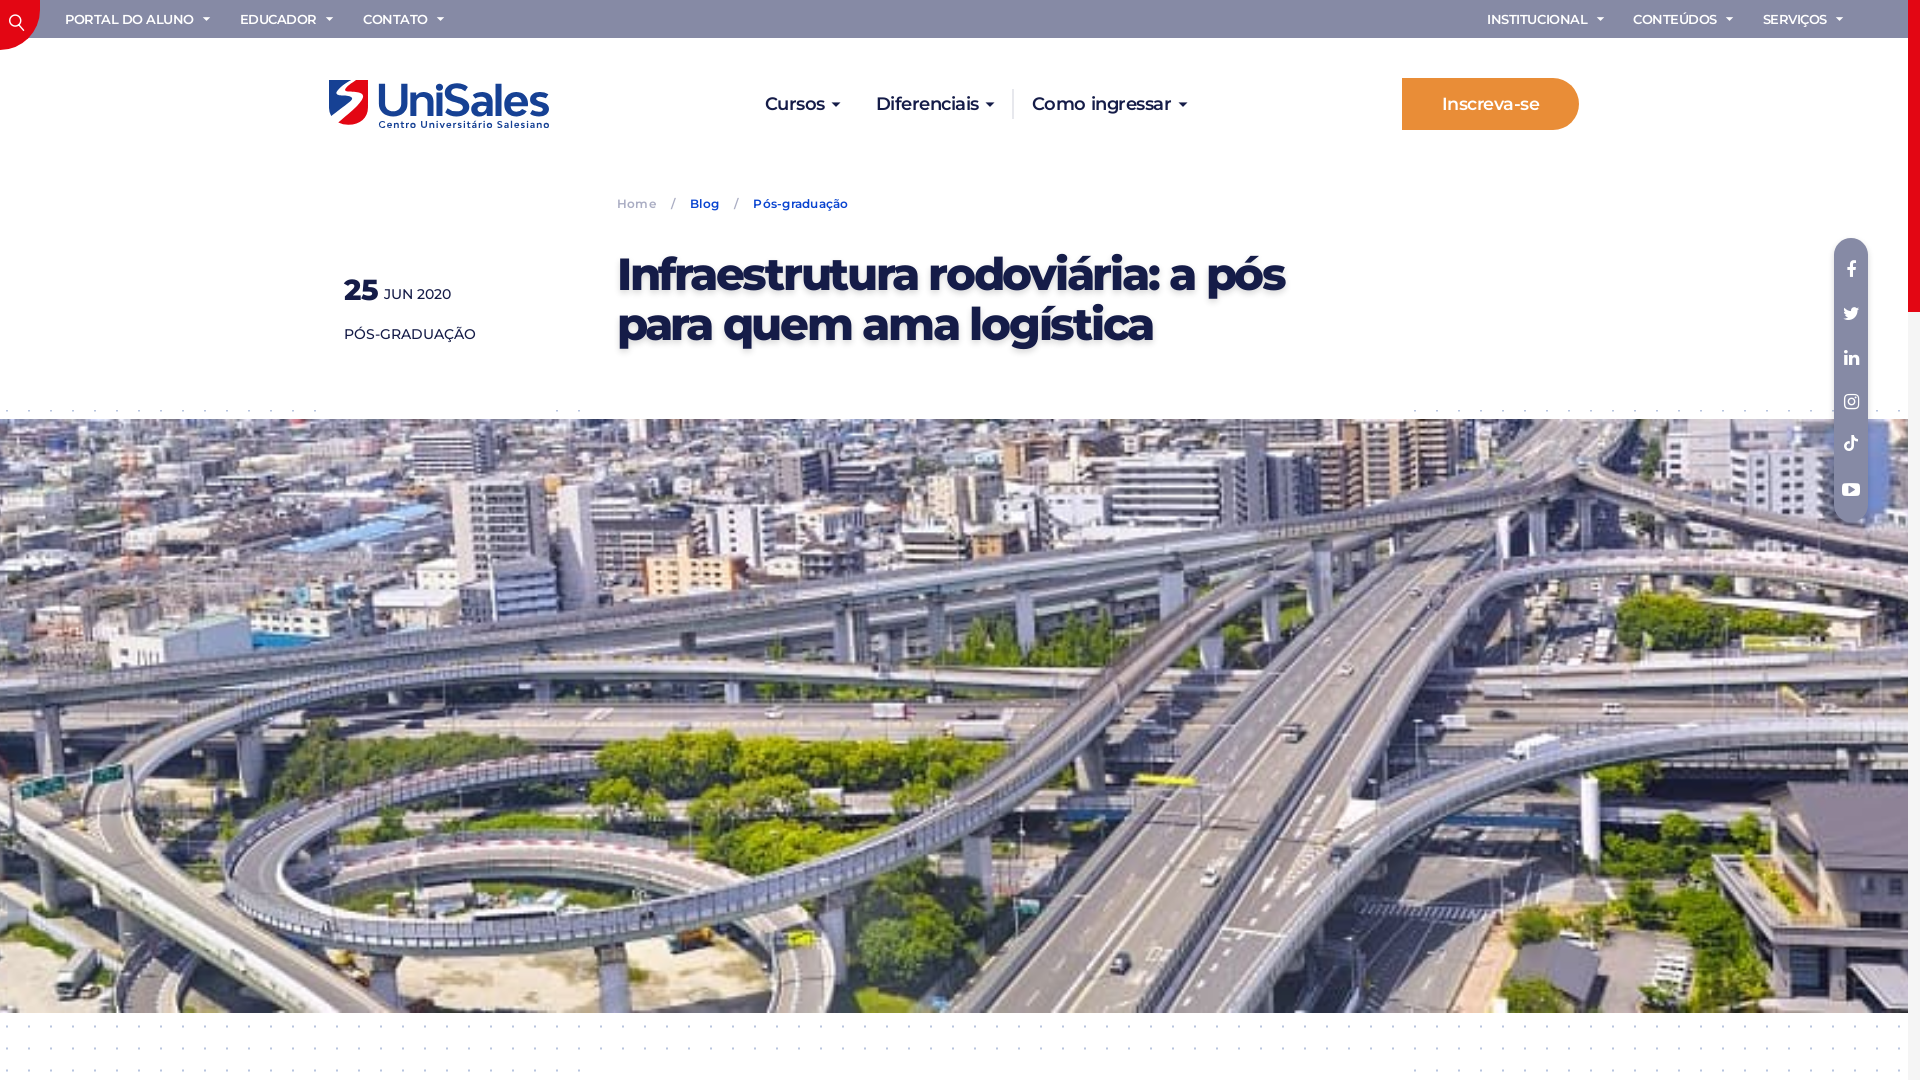  What do you see at coordinates (1107, 104) in the screenshot?
I see `'Como ingressar'` at bounding box center [1107, 104].